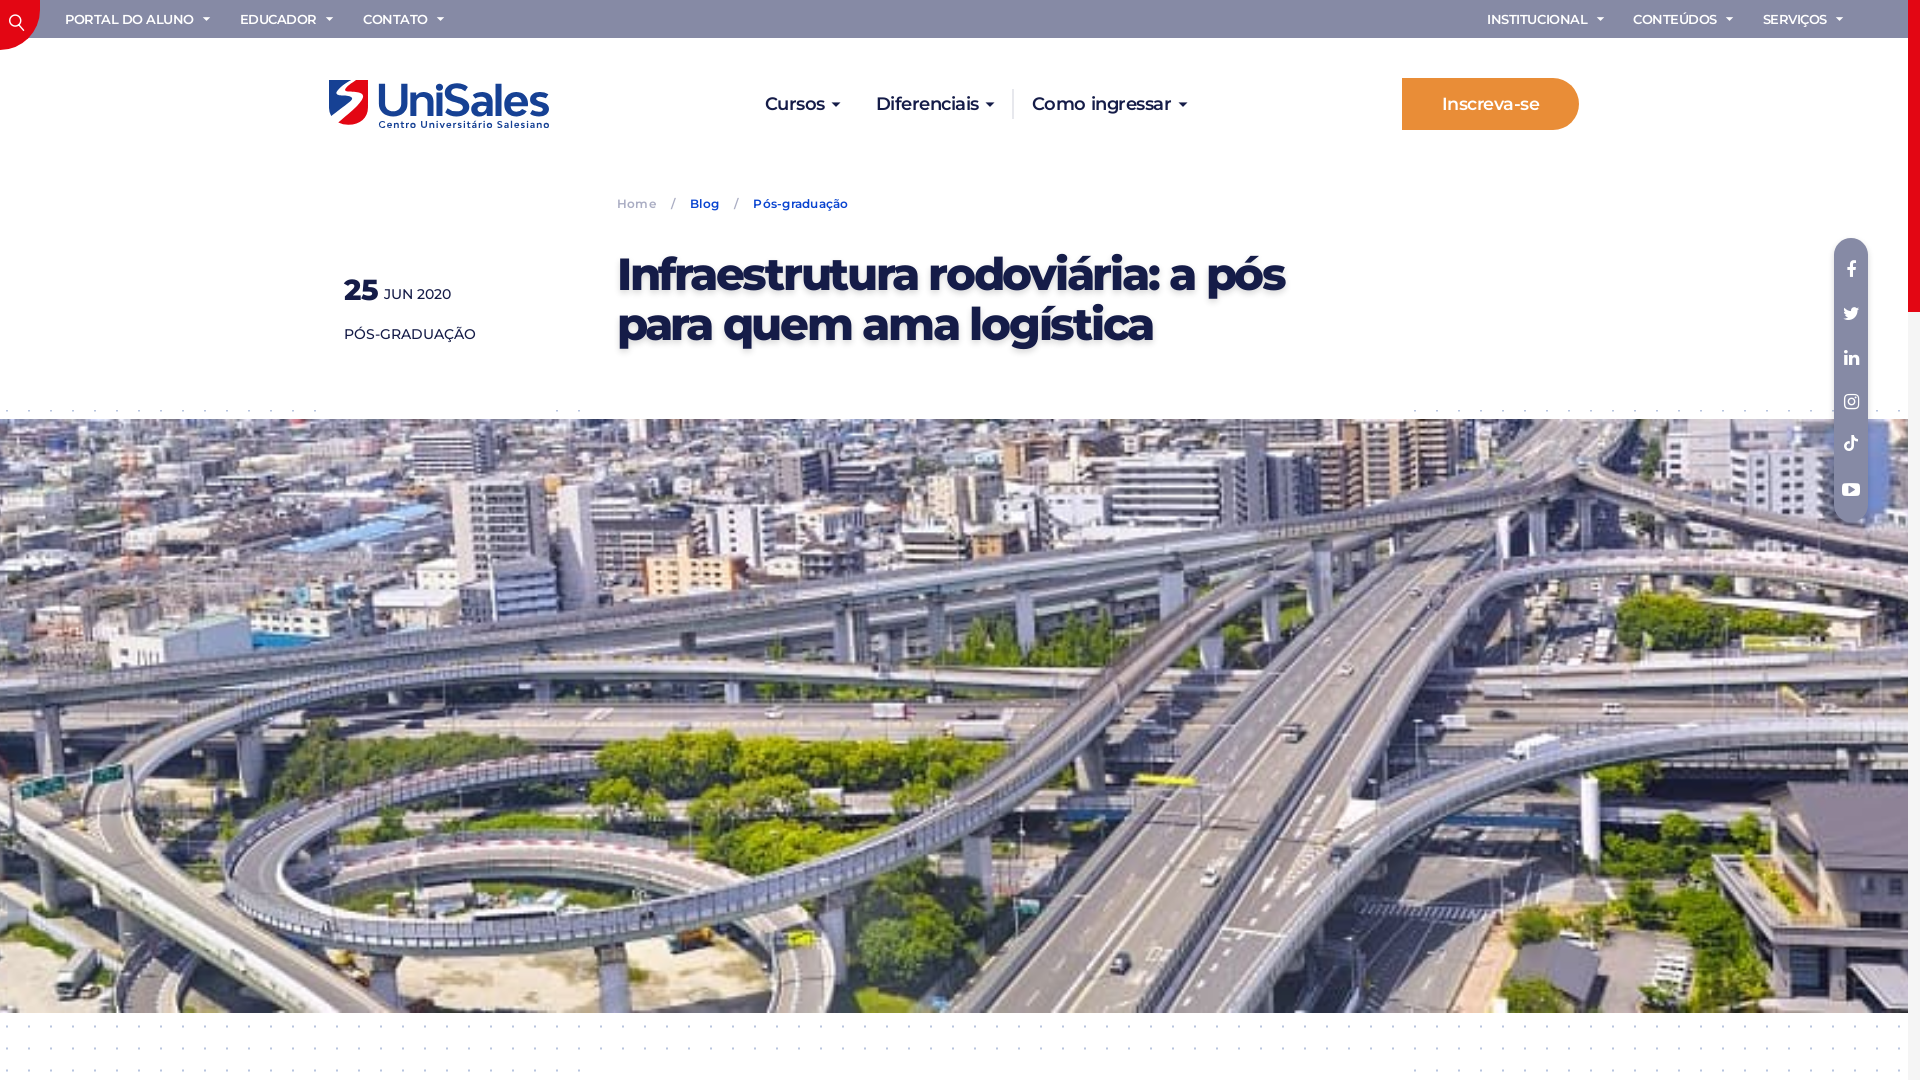  What do you see at coordinates (1107, 104) in the screenshot?
I see `'Como ingressar'` at bounding box center [1107, 104].